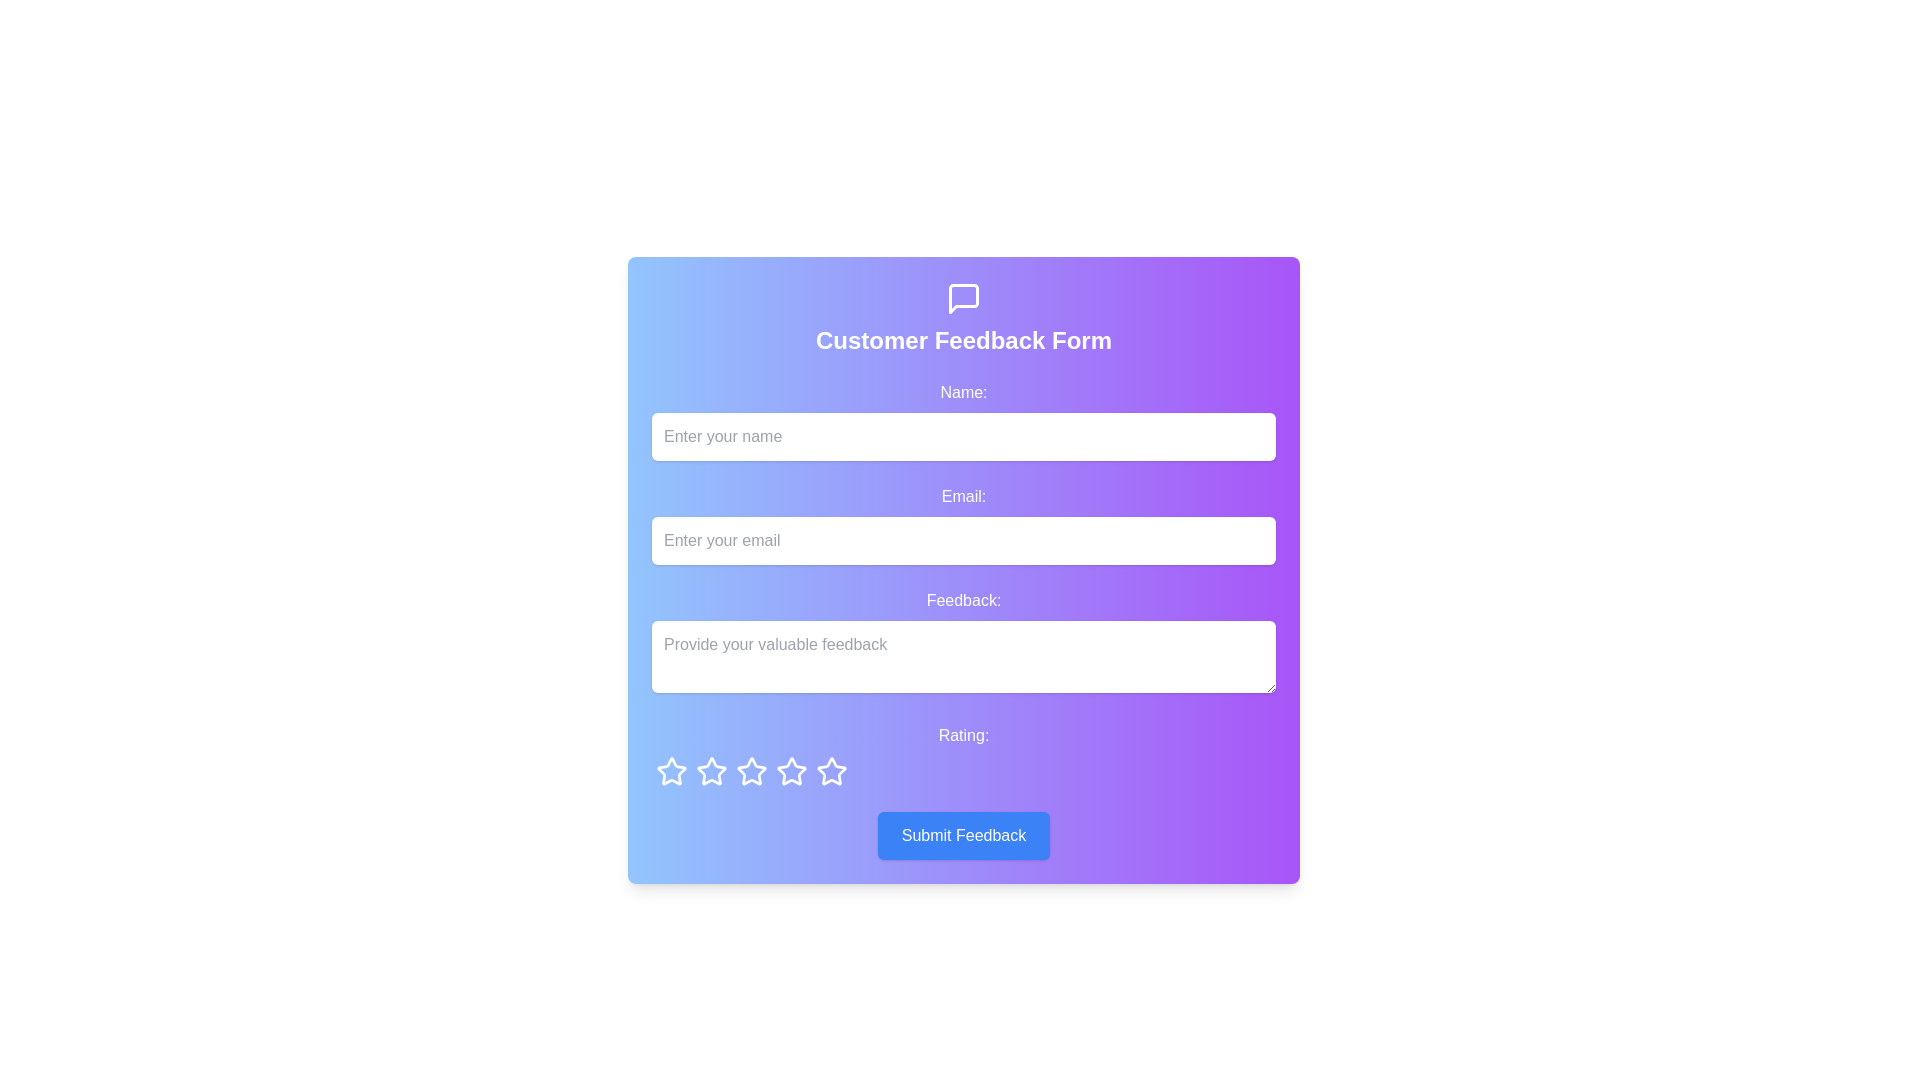  I want to click on the 'Submit Feedback' button, which is a rectangular button with a blue gradient background and white bold text, located at the bottom of the form layout, so click(964, 836).